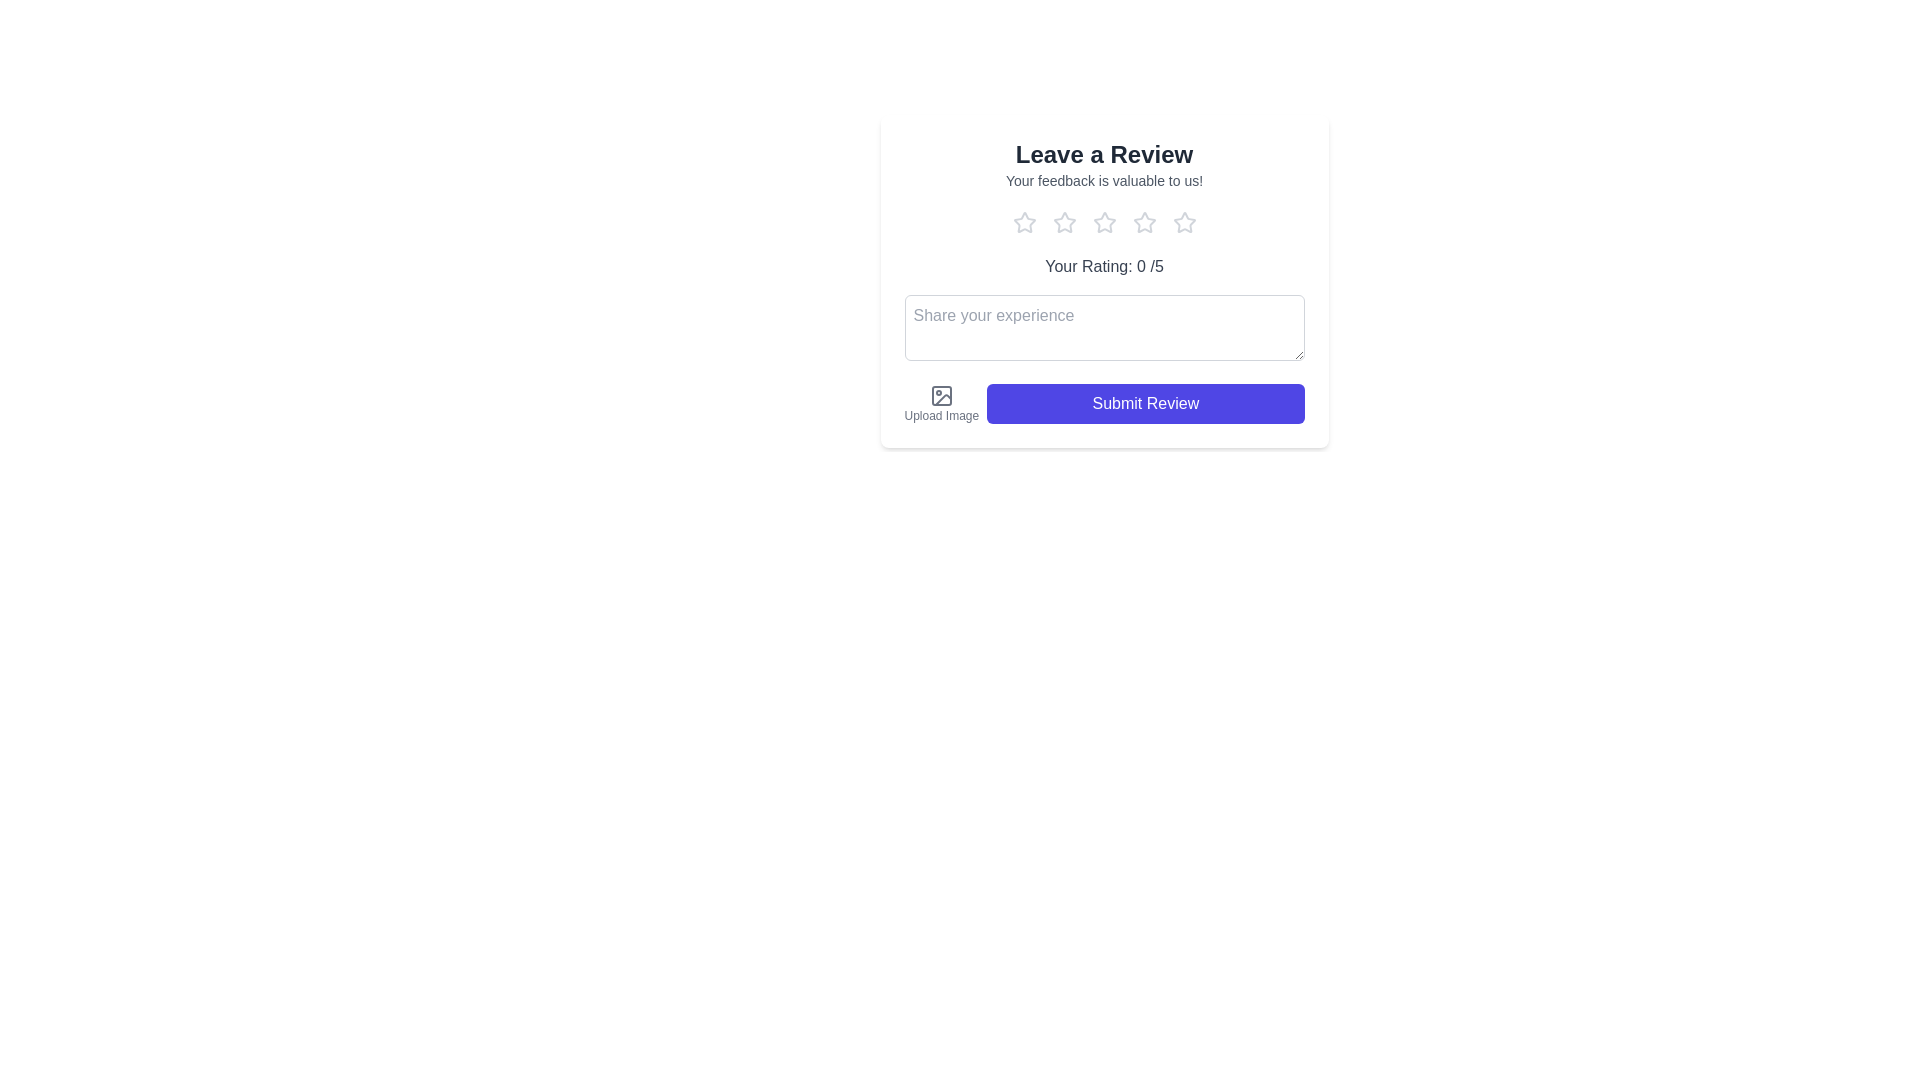 This screenshot has height=1080, width=1920. What do you see at coordinates (1145, 404) in the screenshot?
I see `the 'Submit Review' button to submit the review` at bounding box center [1145, 404].